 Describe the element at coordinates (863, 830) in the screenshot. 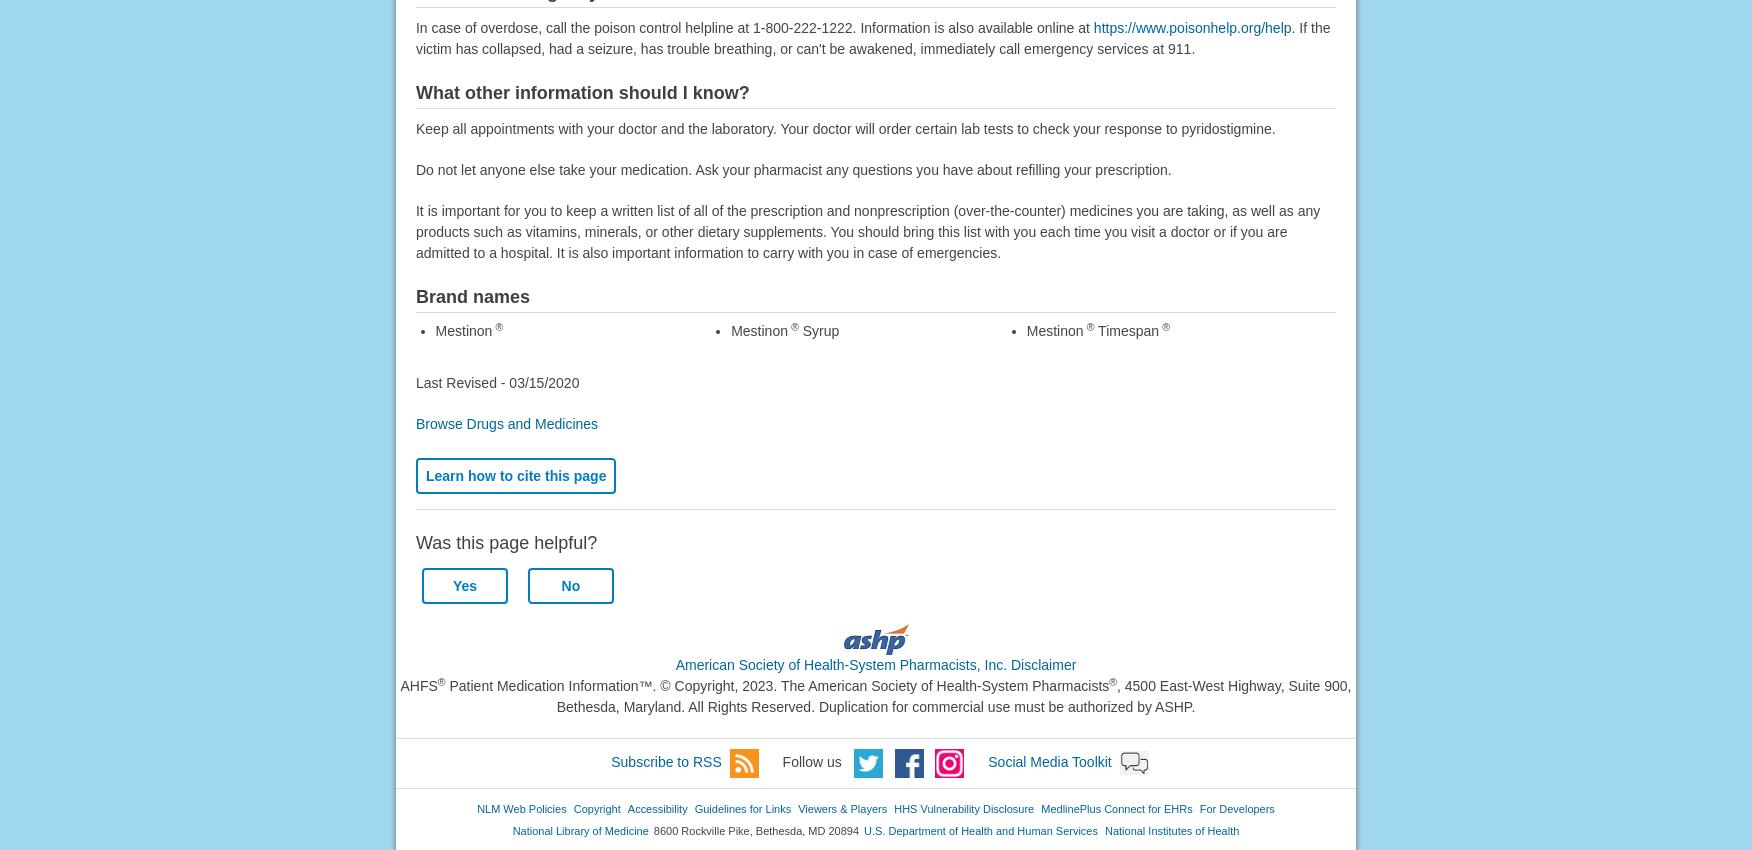

I see `'U.S. Department of Health and Human Services'` at that location.